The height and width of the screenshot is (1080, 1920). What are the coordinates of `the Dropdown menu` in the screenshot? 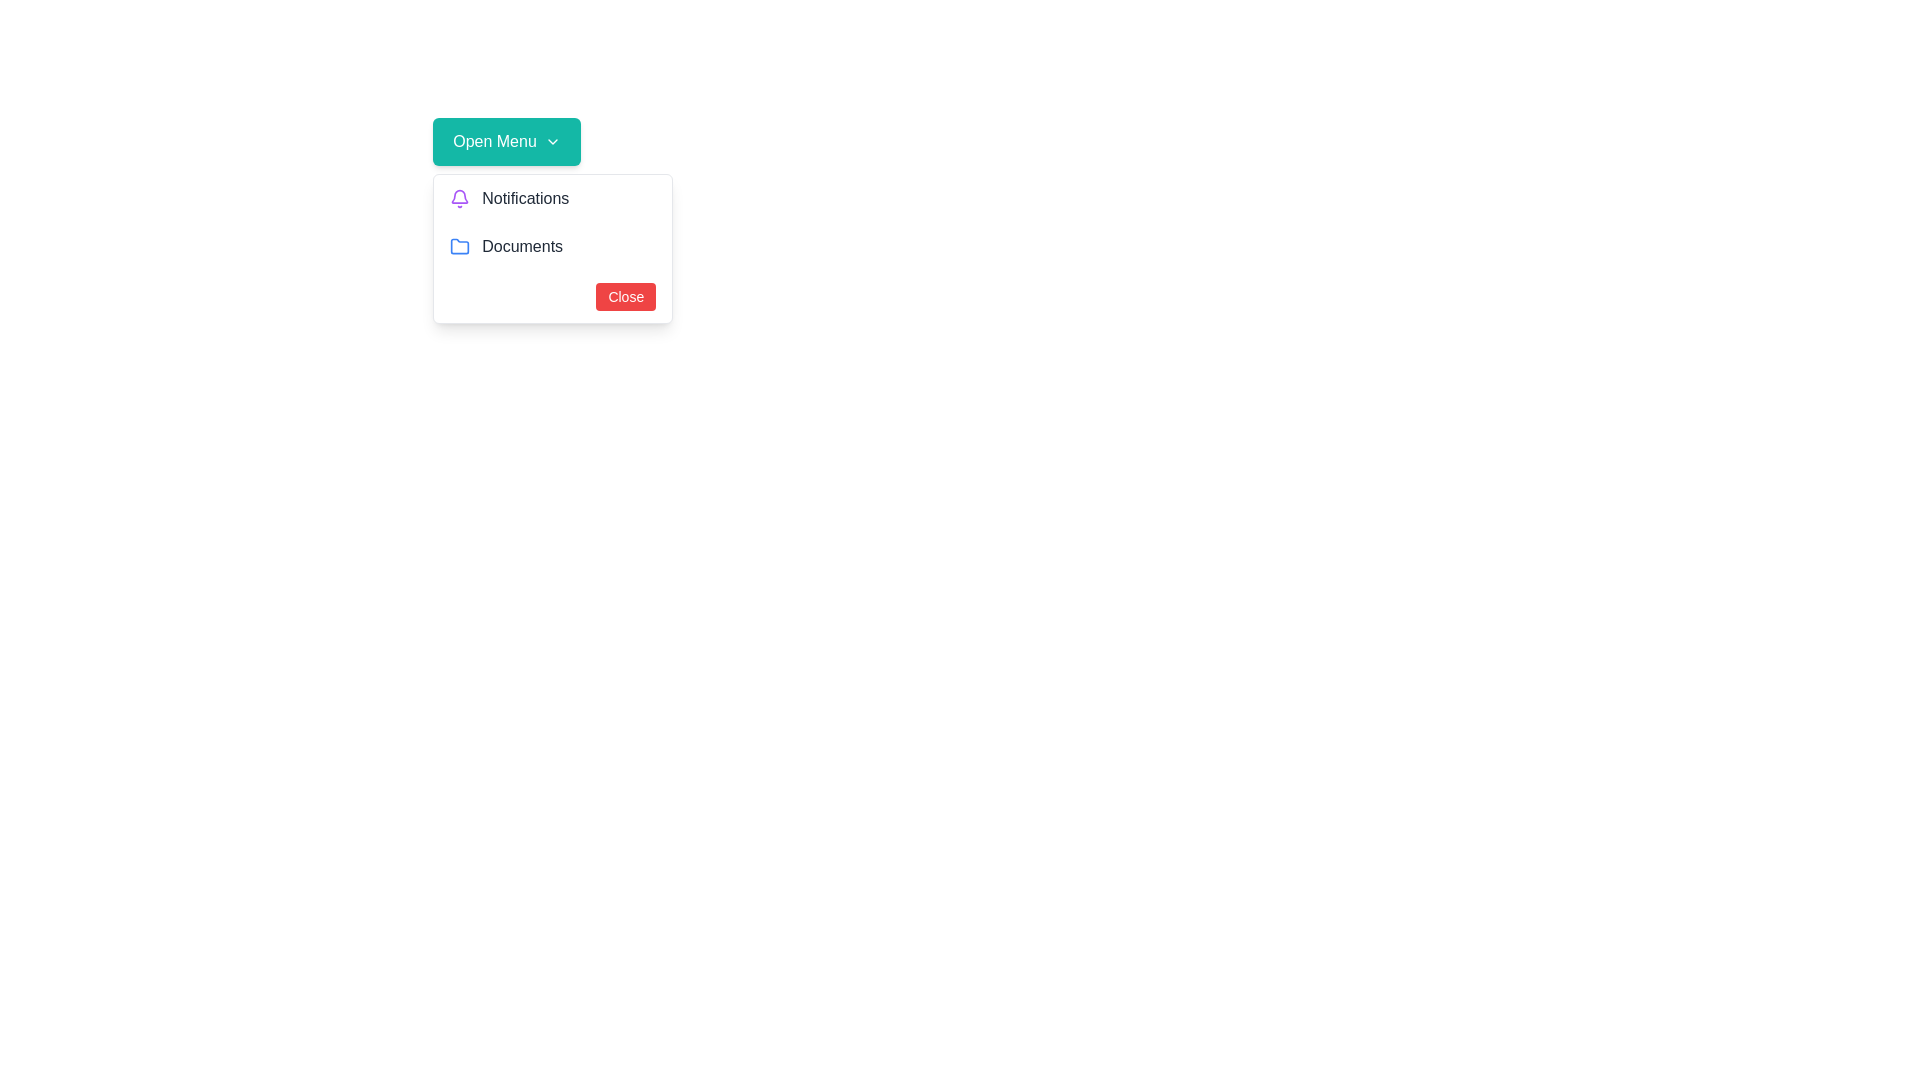 It's located at (553, 248).